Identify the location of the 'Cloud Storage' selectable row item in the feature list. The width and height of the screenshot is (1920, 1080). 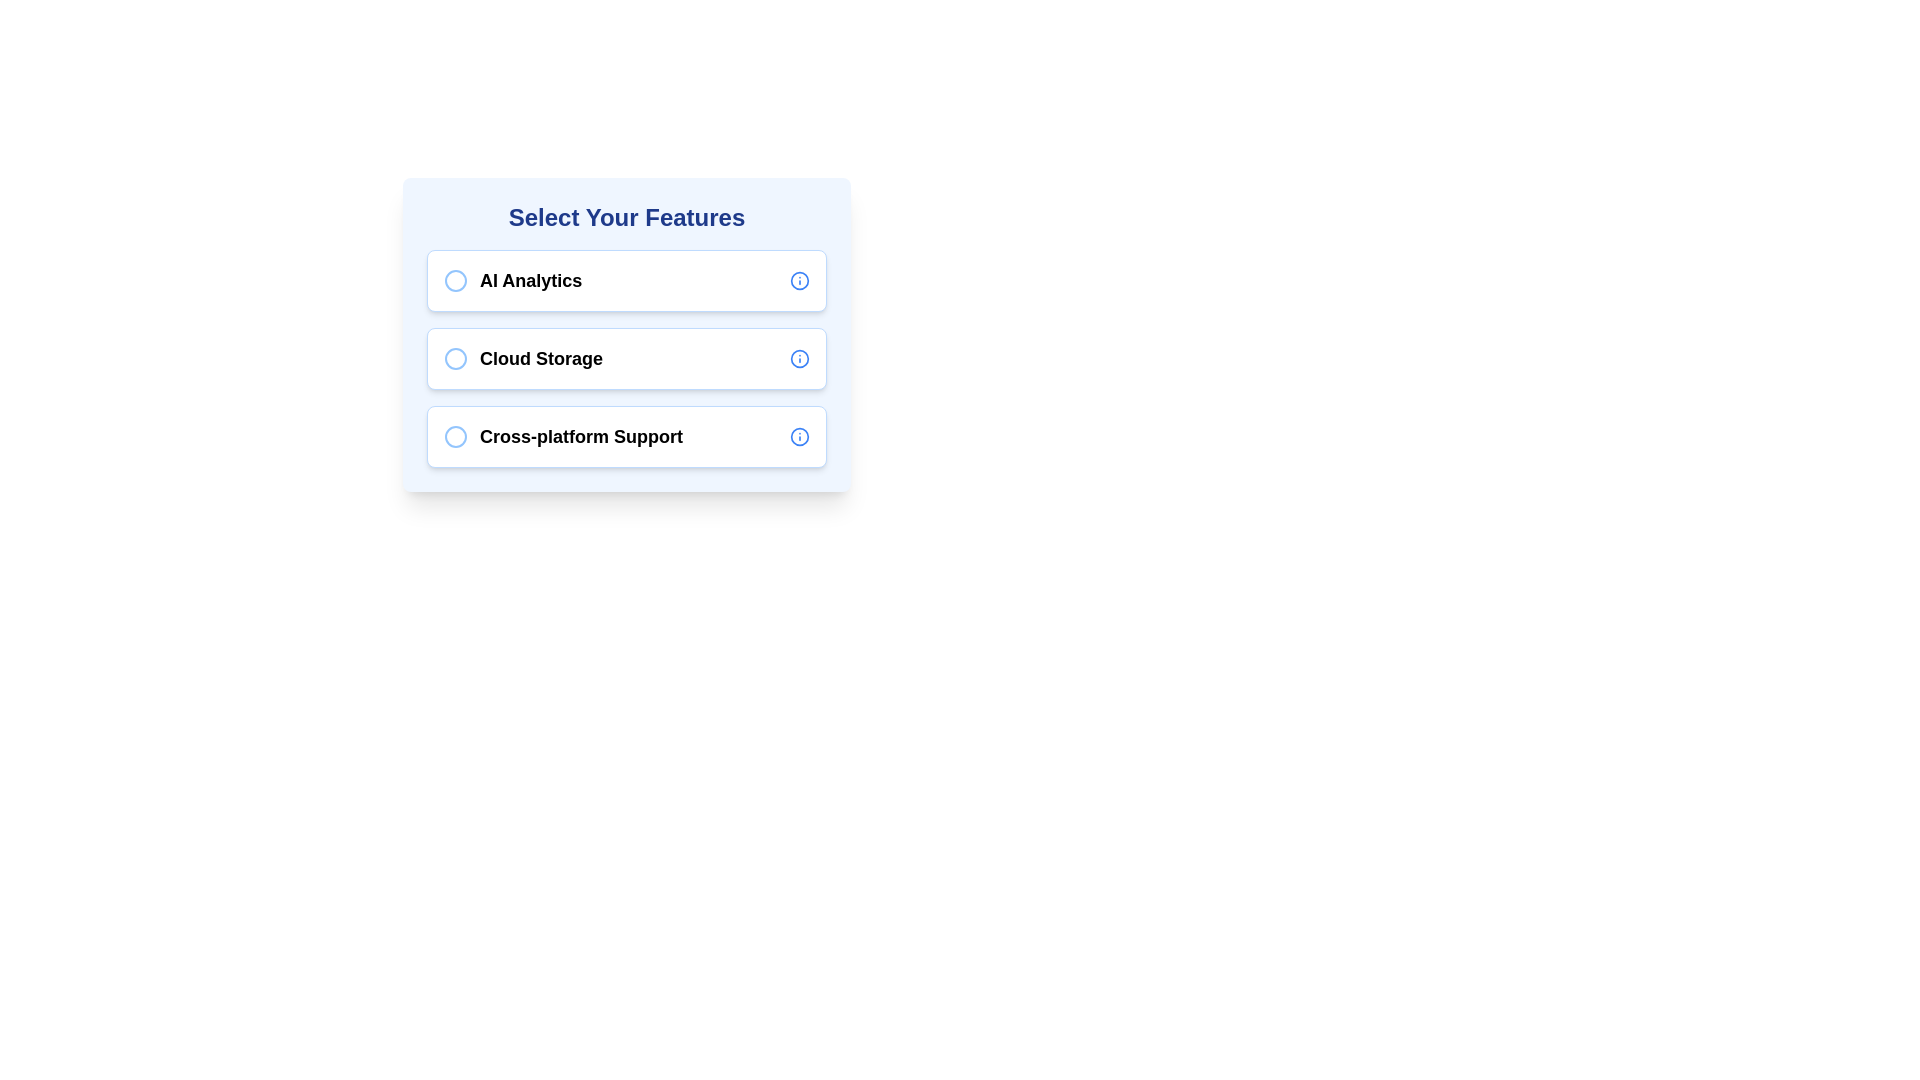
(626, 357).